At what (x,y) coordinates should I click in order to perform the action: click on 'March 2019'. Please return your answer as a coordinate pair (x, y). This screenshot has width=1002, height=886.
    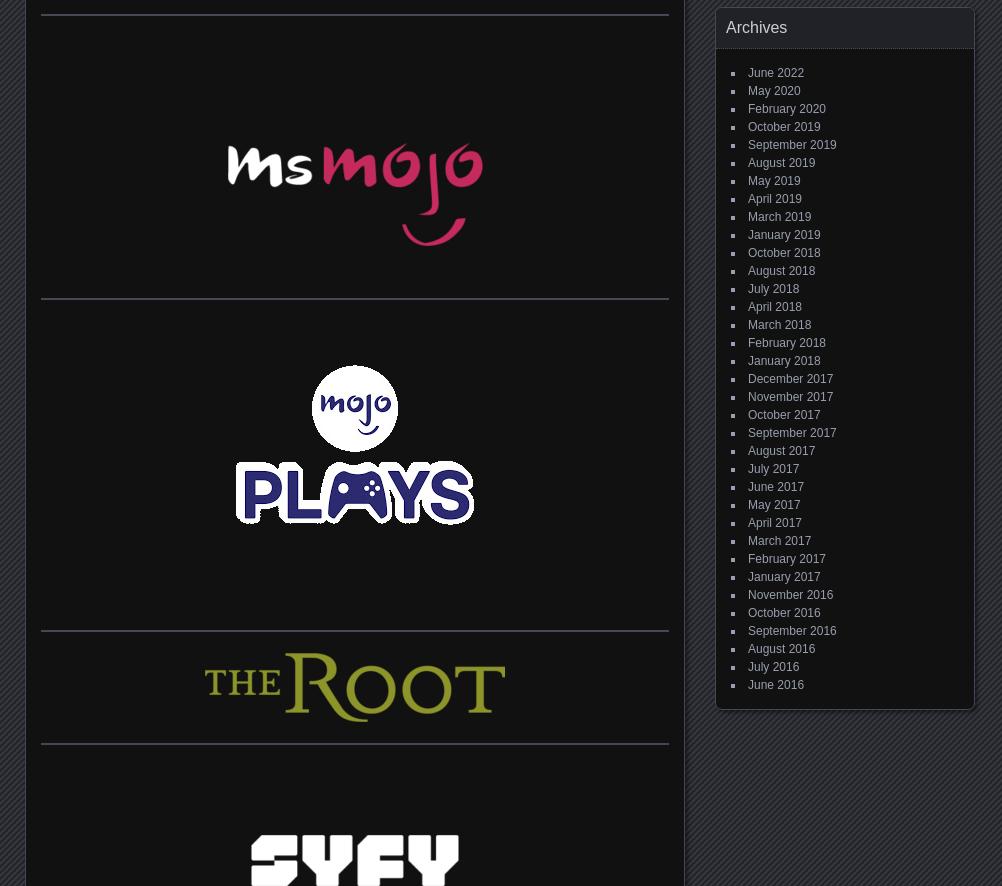
    Looking at the image, I should click on (778, 216).